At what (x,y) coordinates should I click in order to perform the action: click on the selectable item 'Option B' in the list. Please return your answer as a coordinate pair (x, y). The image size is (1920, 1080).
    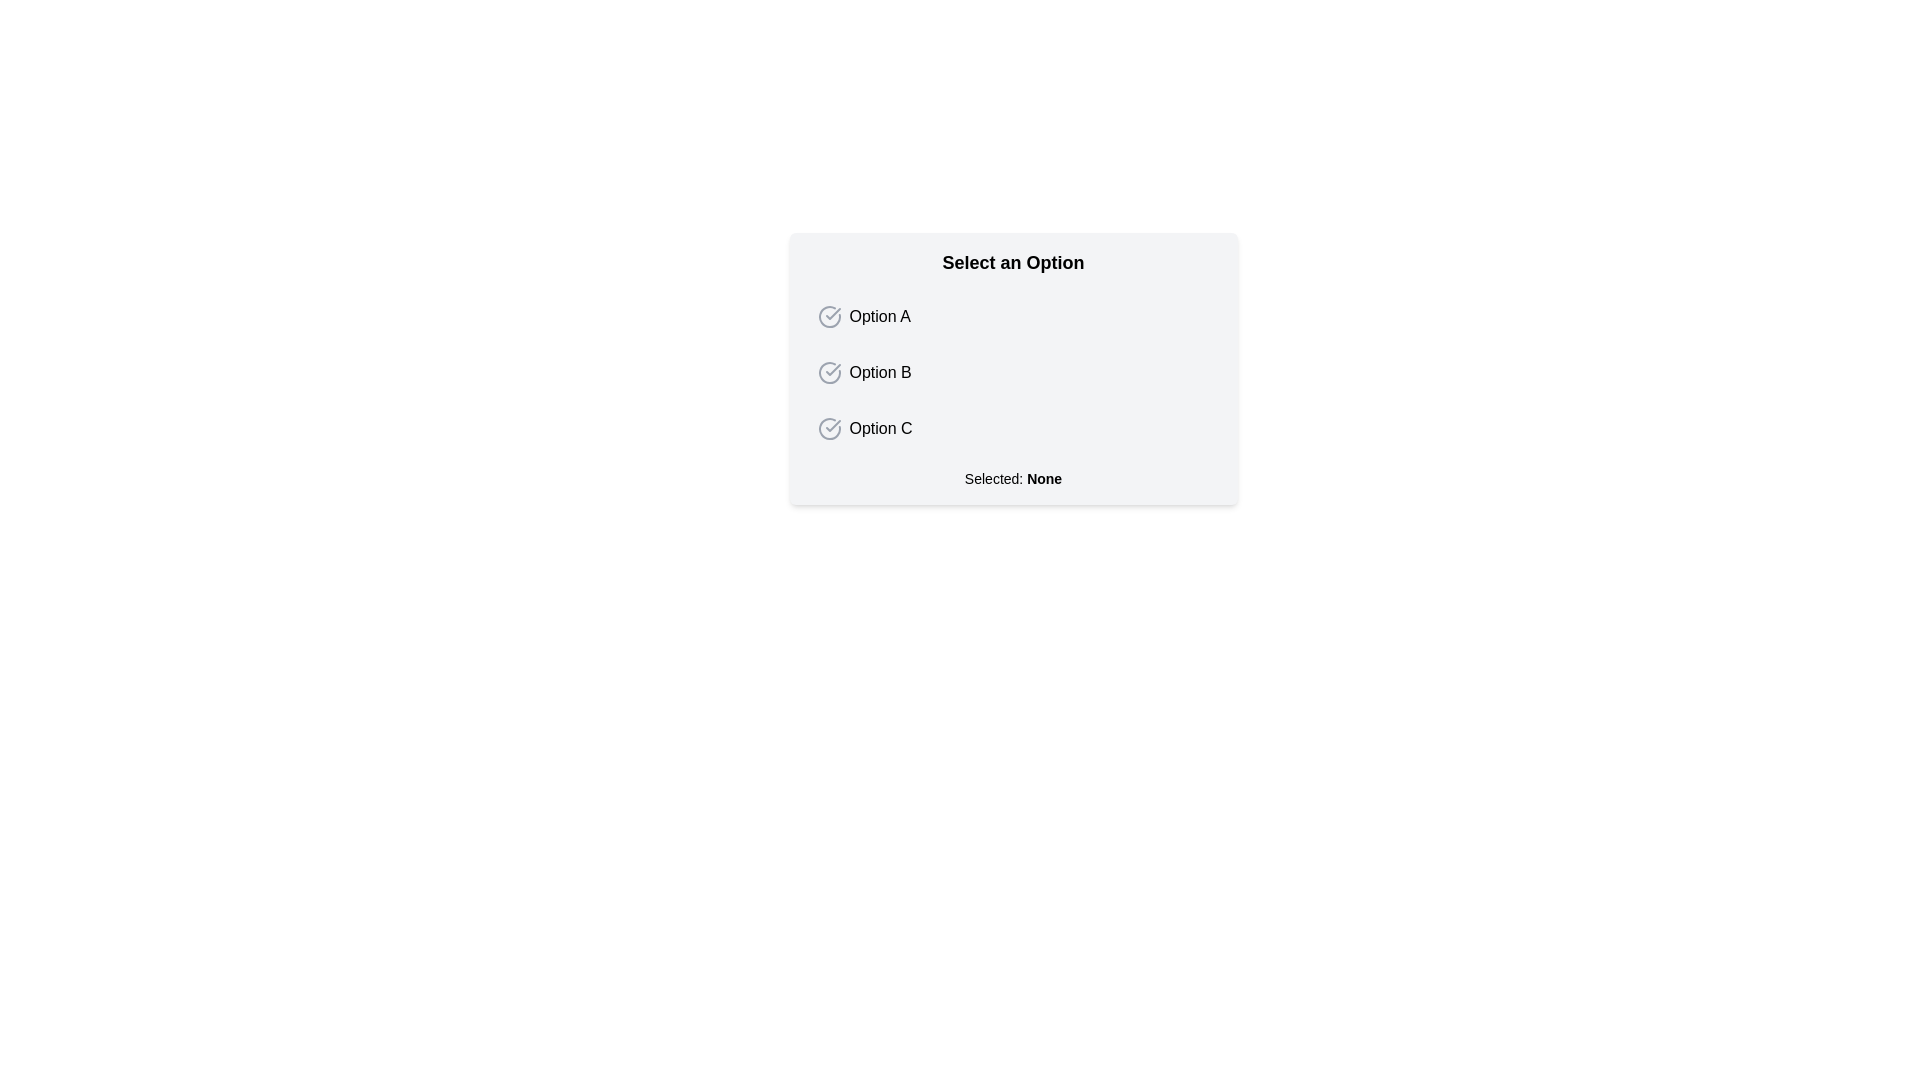
    Looking at the image, I should click on (1013, 373).